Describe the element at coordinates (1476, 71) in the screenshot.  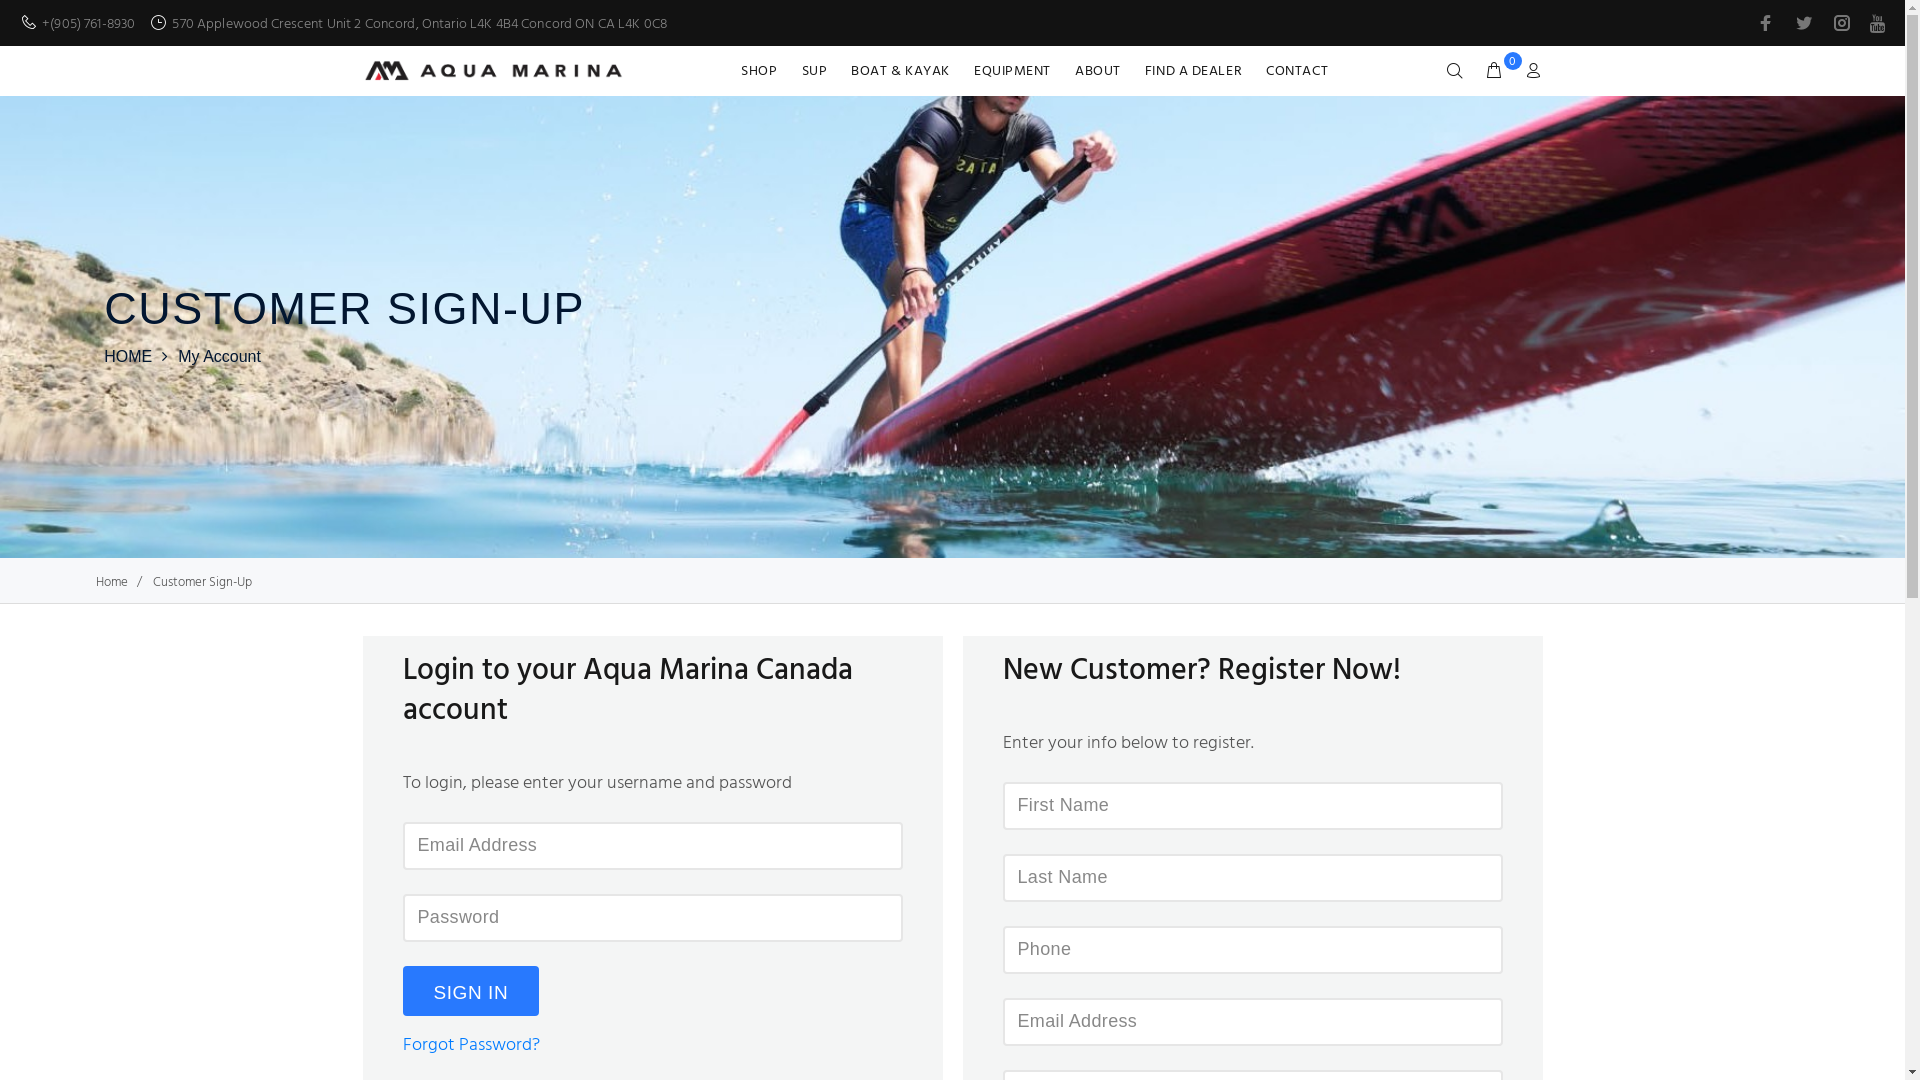
I see `'0'` at that location.